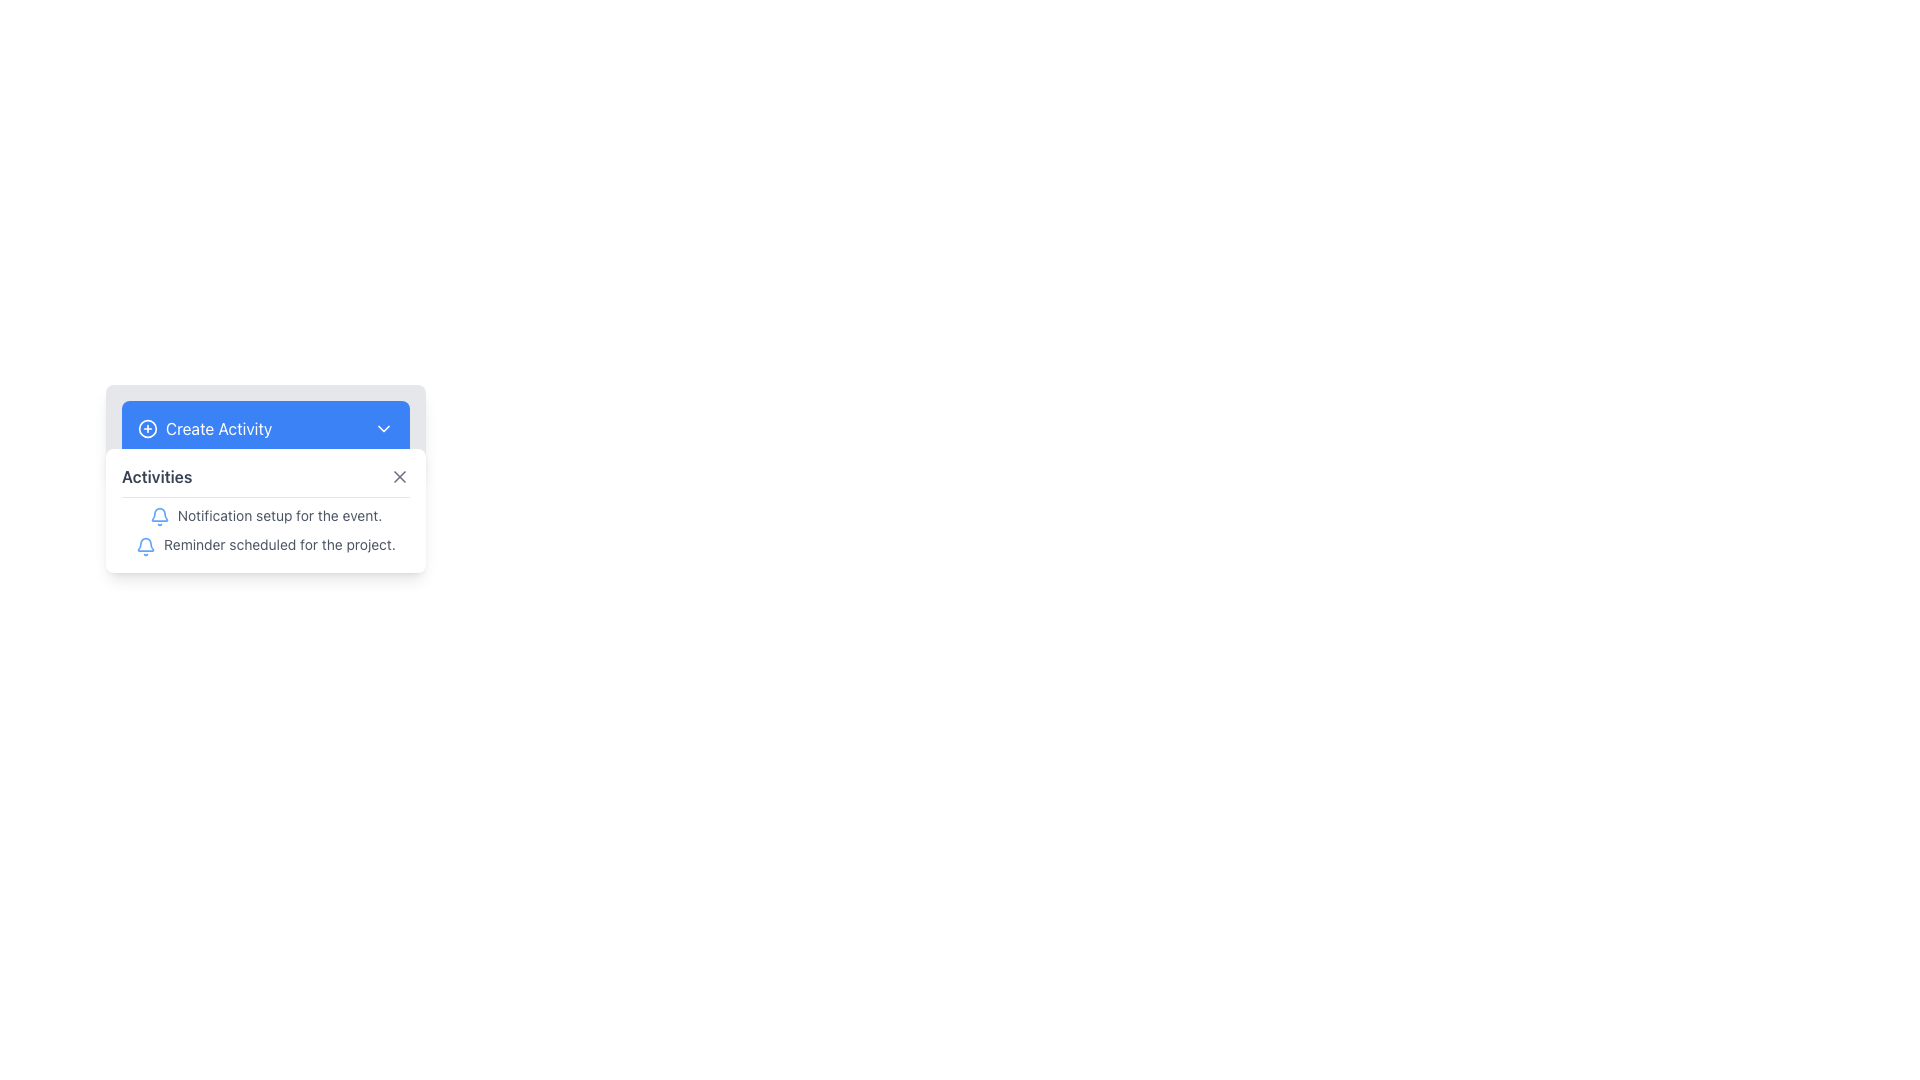 The height and width of the screenshot is (1080, 1920). I want to click on the first icon button on the left labeled 'Create Activity' to initiate the creation of a new activity, so click(147, 427).